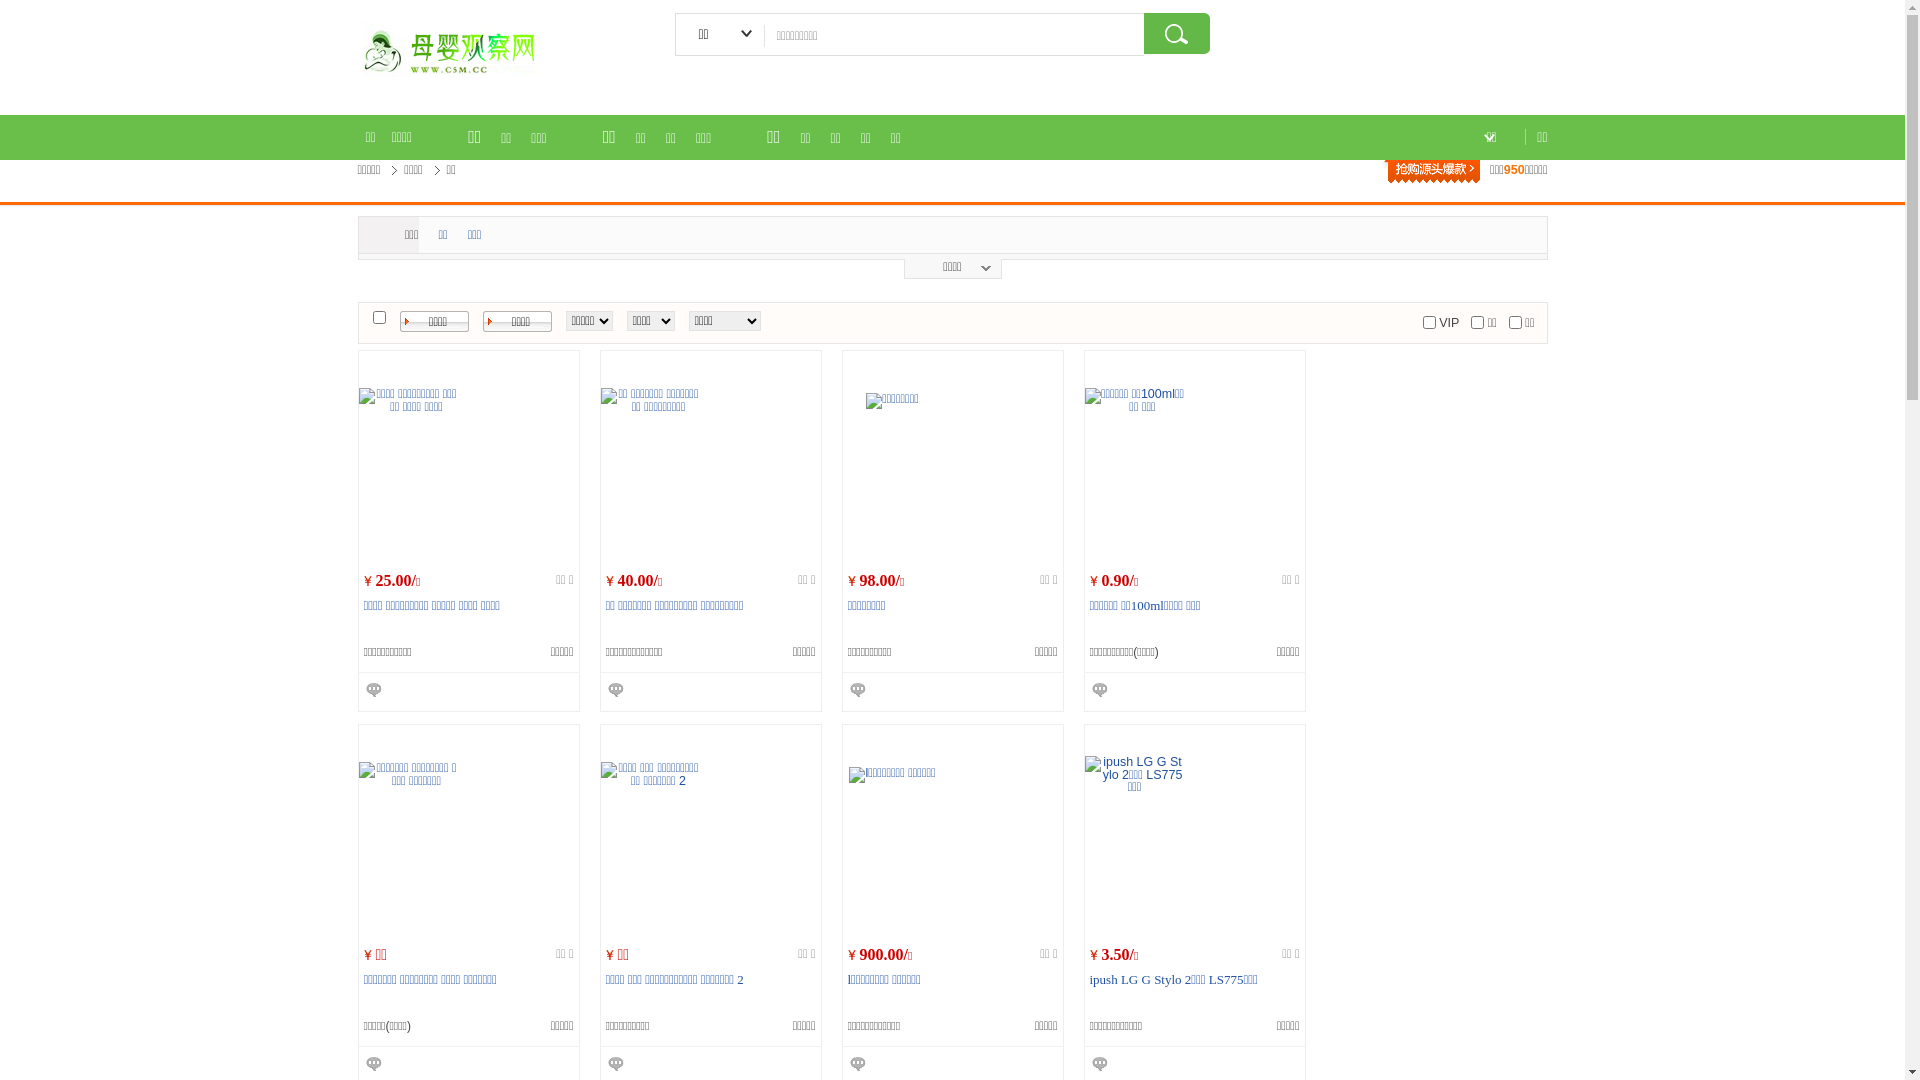  I want to click on 'on', so click(1470, 321).